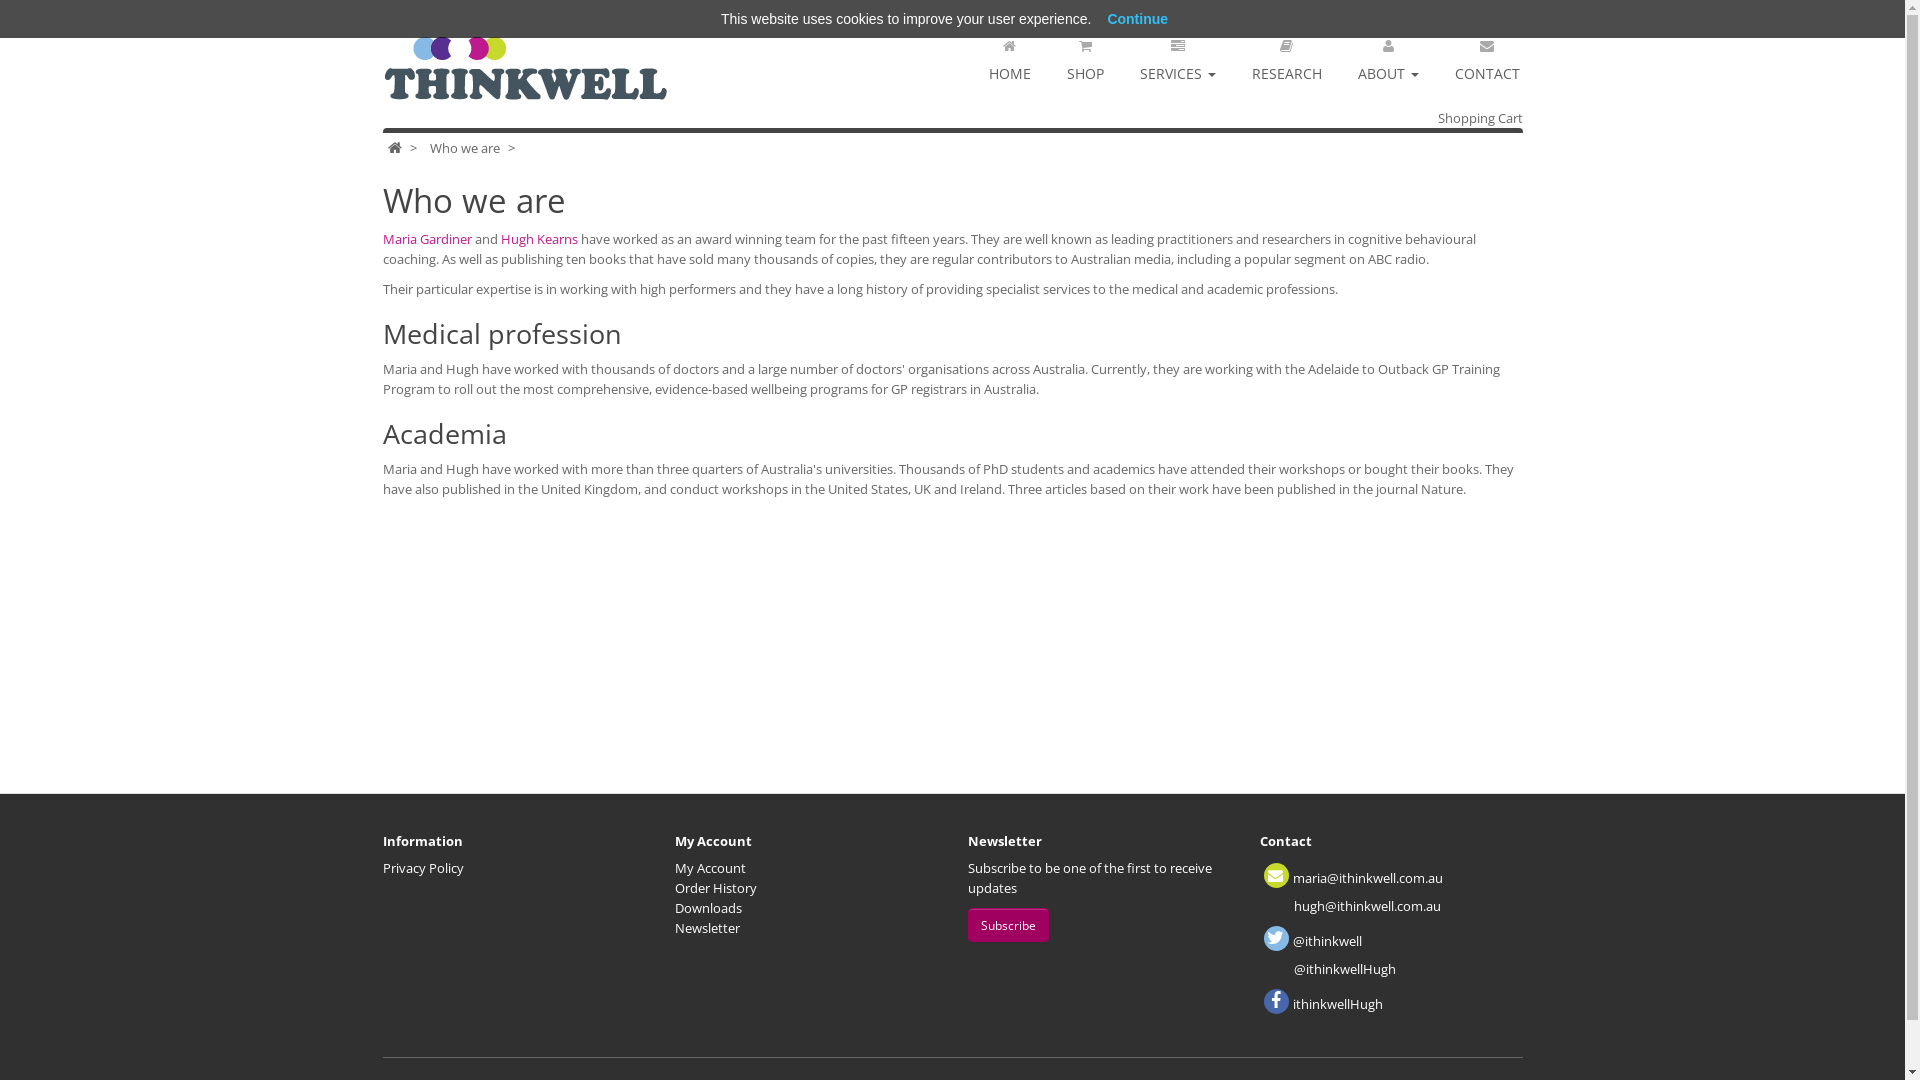 Image resolution: width=1920 pixels, height=1080 pixels. I want to click on 'ThinkWell', so click(528, 68).